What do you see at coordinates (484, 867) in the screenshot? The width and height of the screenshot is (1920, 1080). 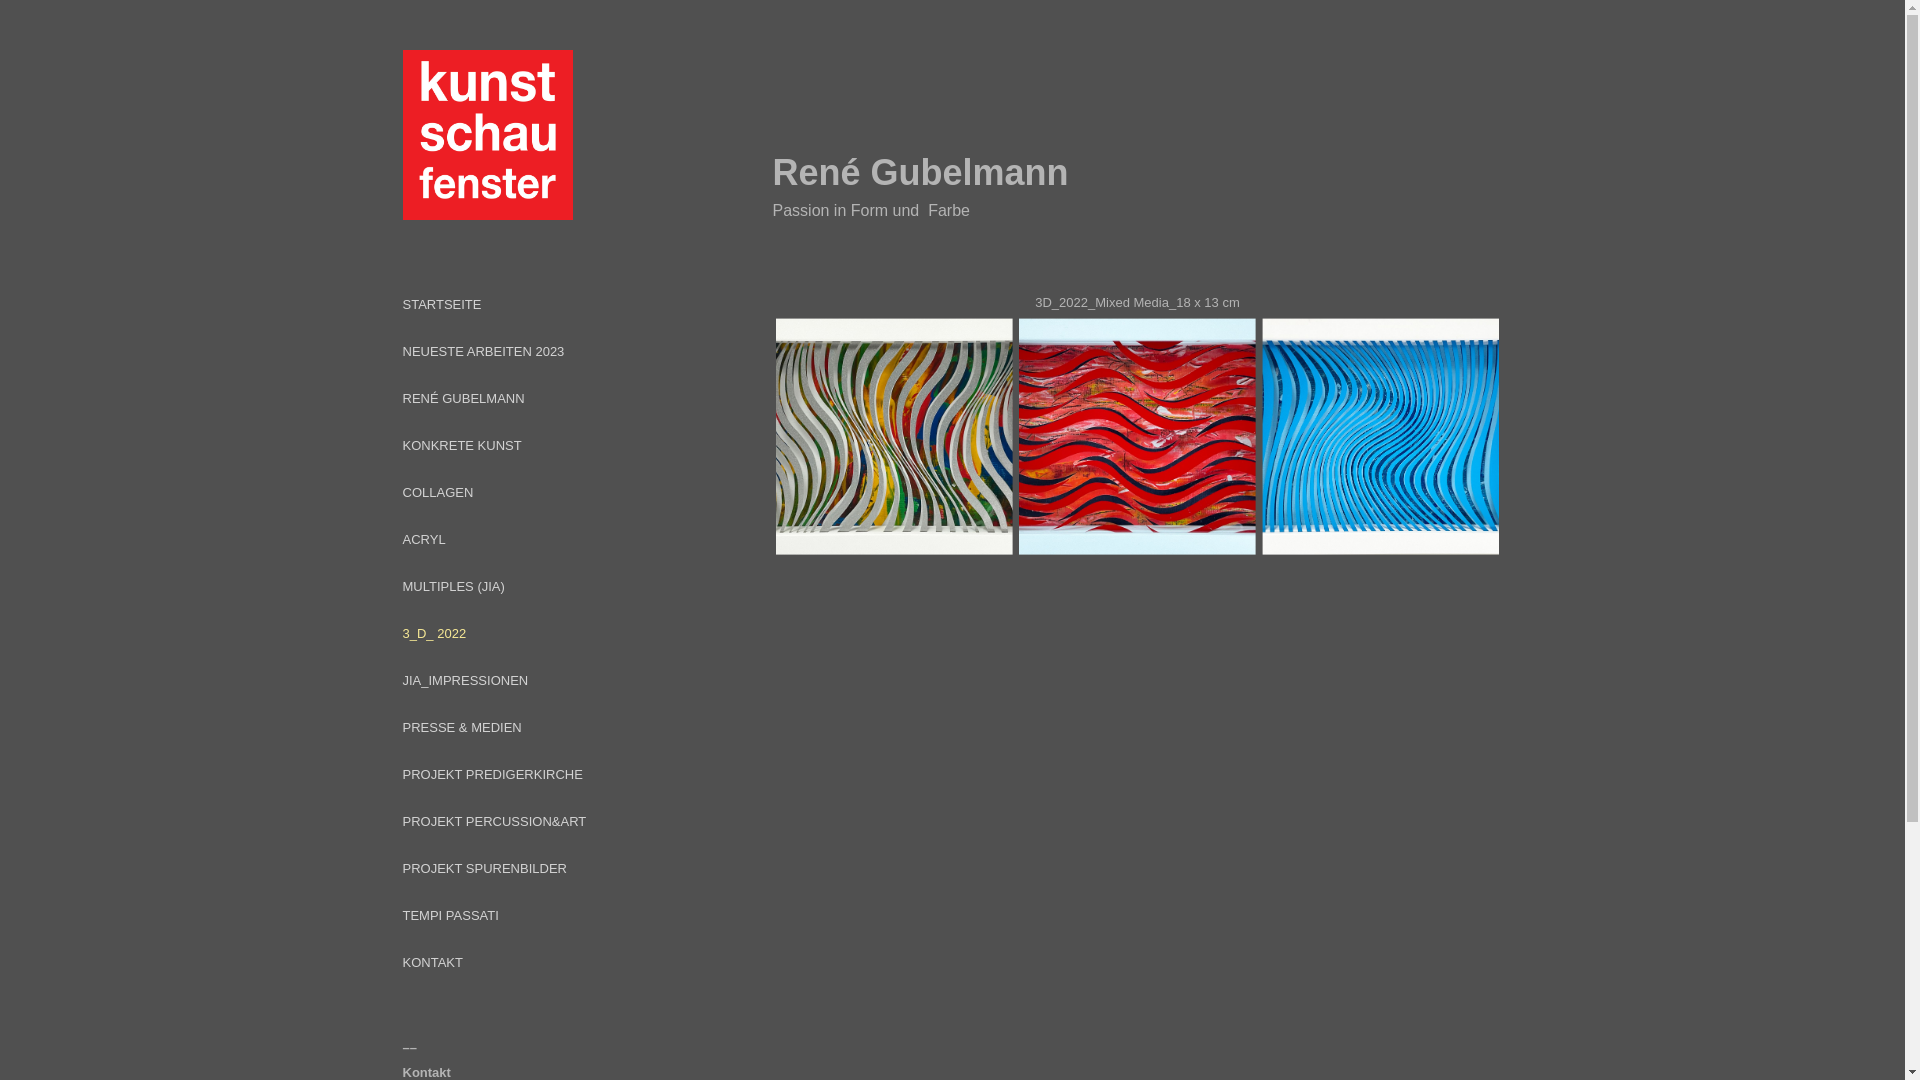 I see `'PROJEKT SPURENBILDER'` at bounding box center [484, 867].